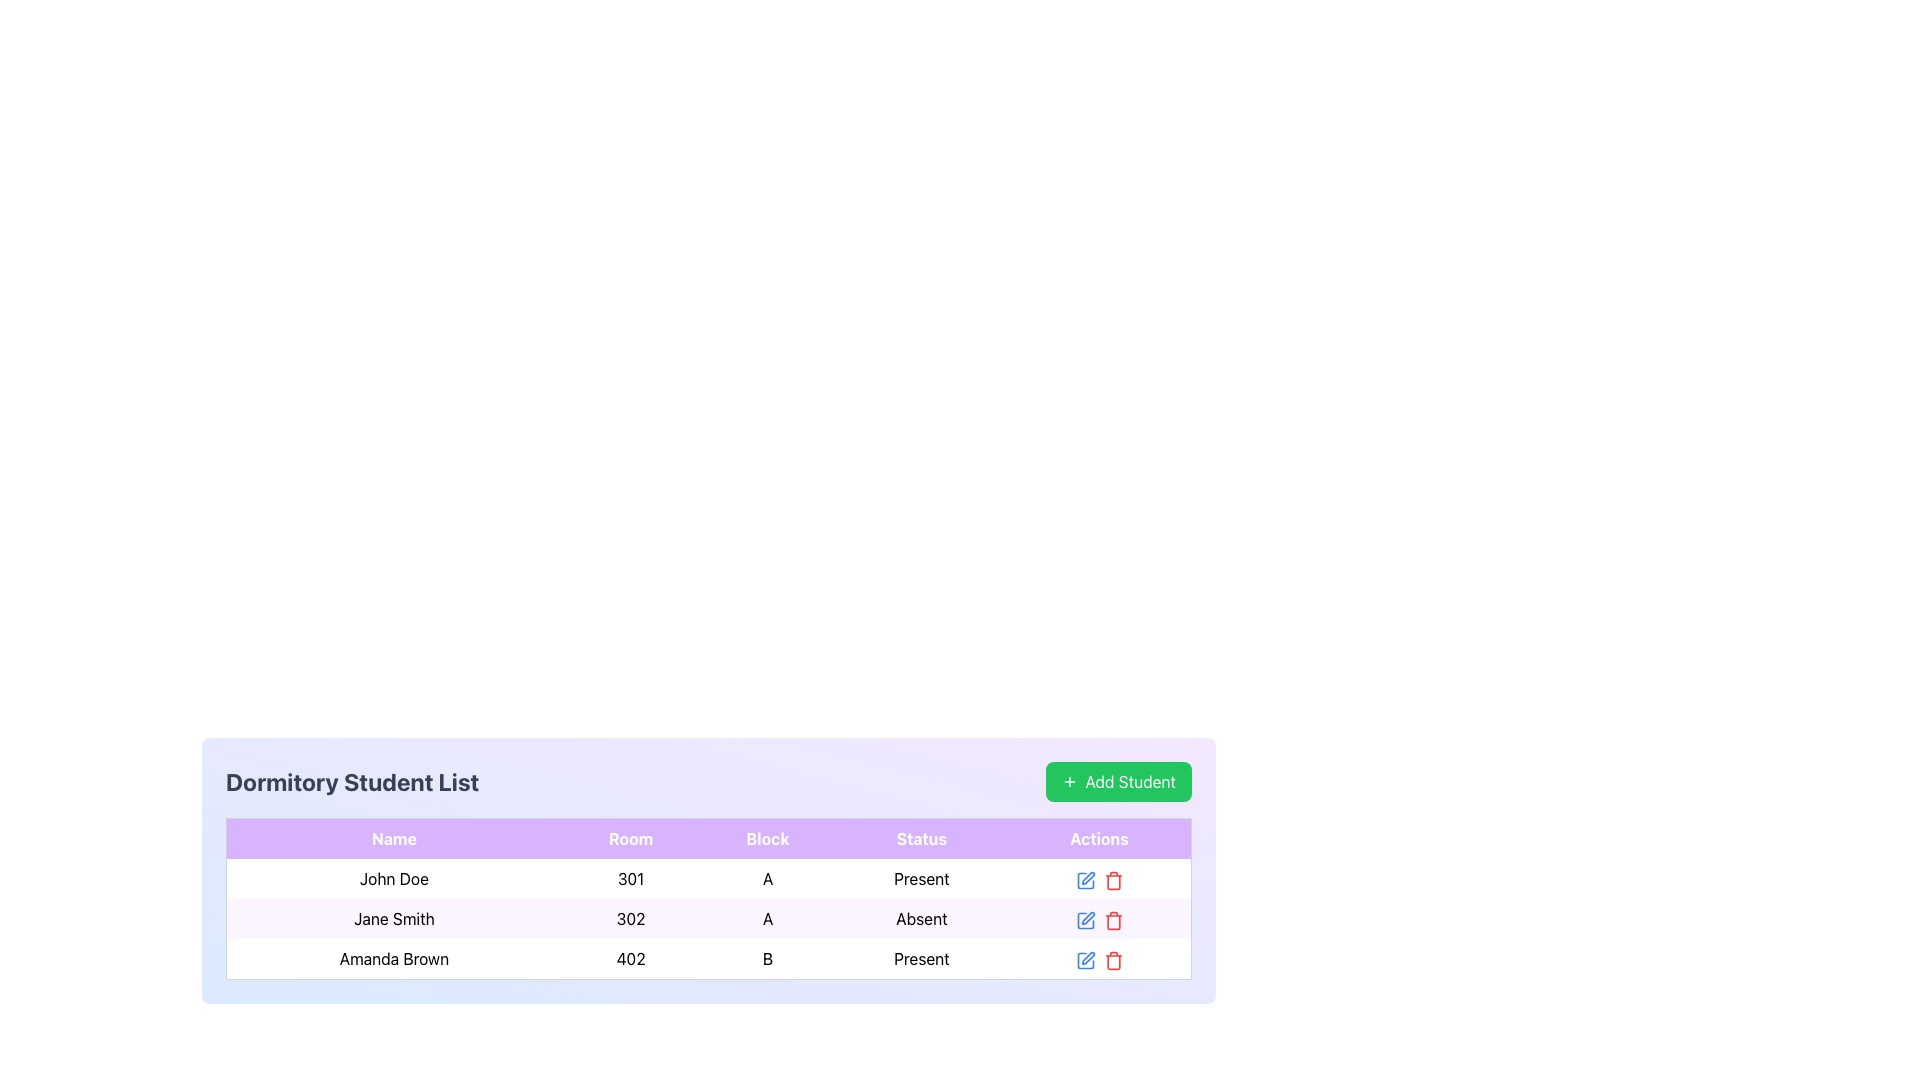  I want to click on the editing icon representing 'Amanda Brown' in the 'Actions' column, so click(1084, 959).